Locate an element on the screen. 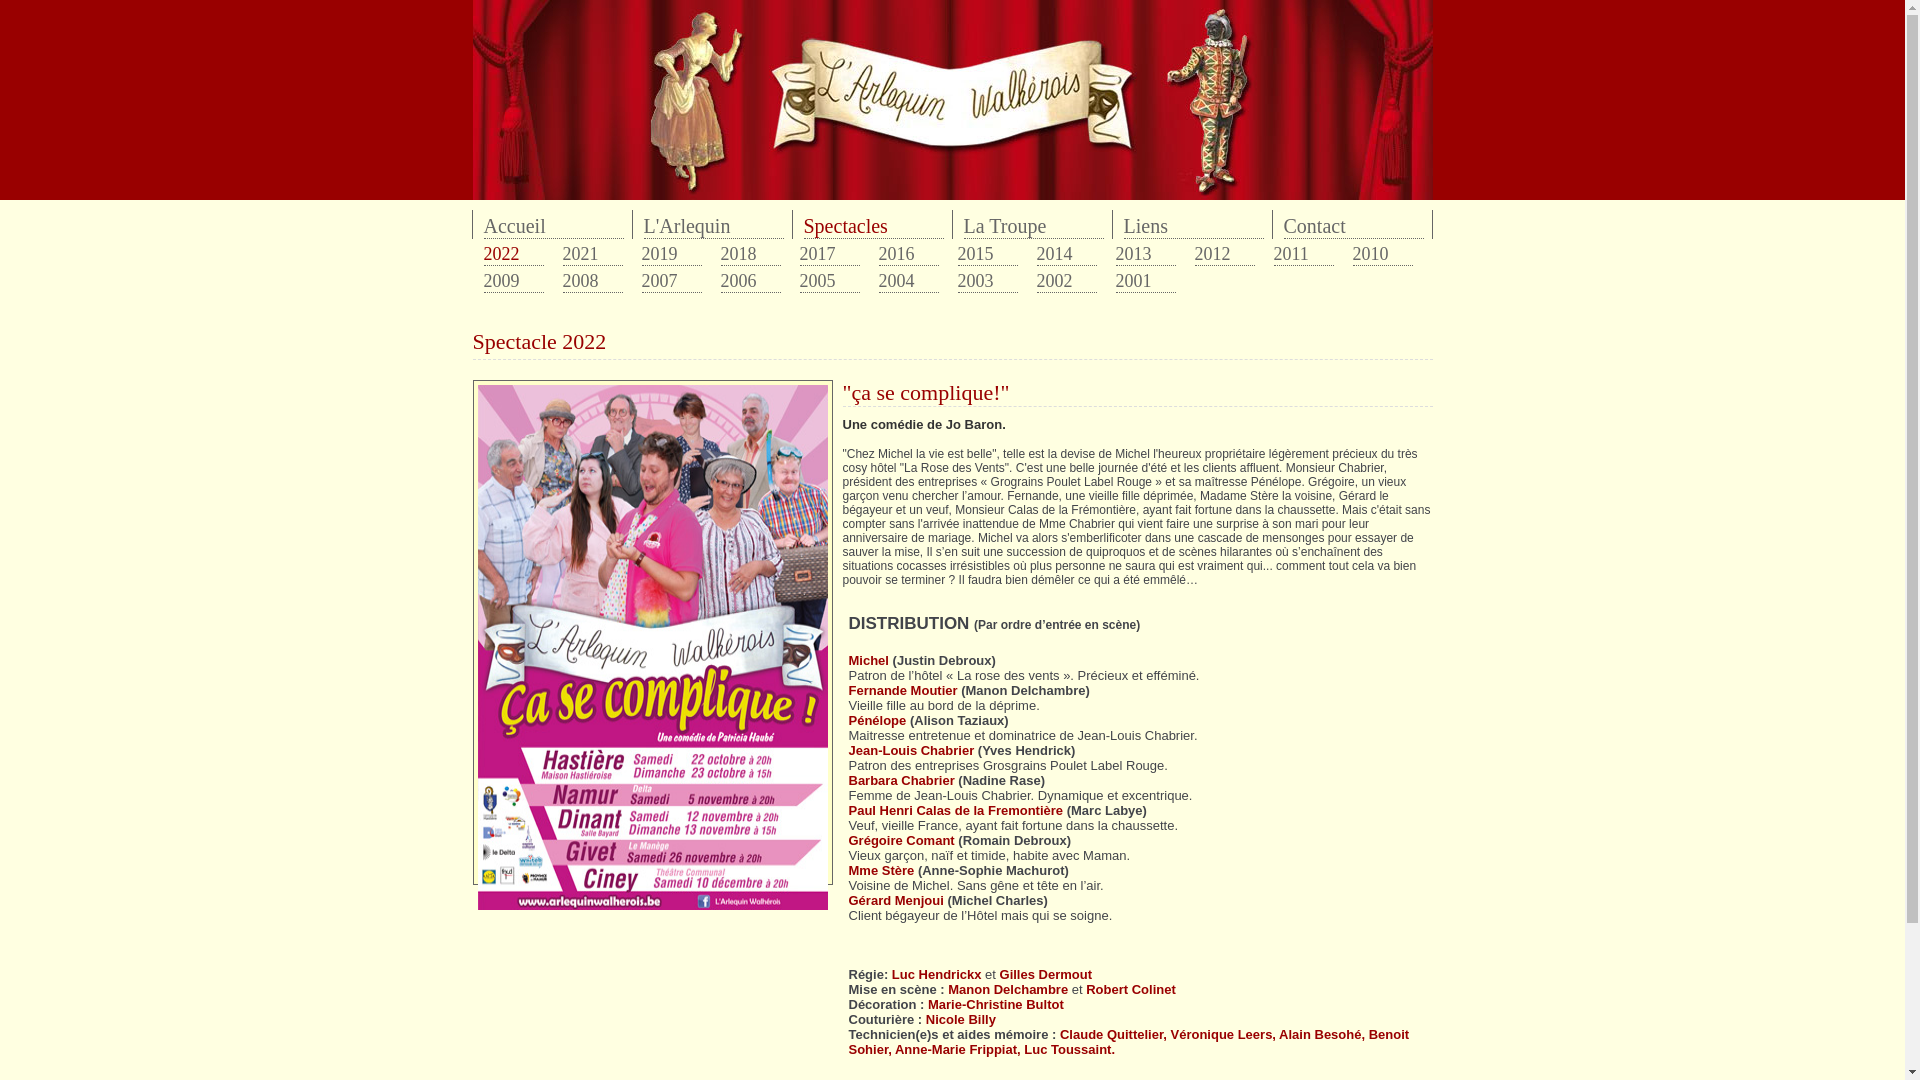 The image size is (1920, 1080). 'L'Arlequin' is located at coordinates (714, 226).